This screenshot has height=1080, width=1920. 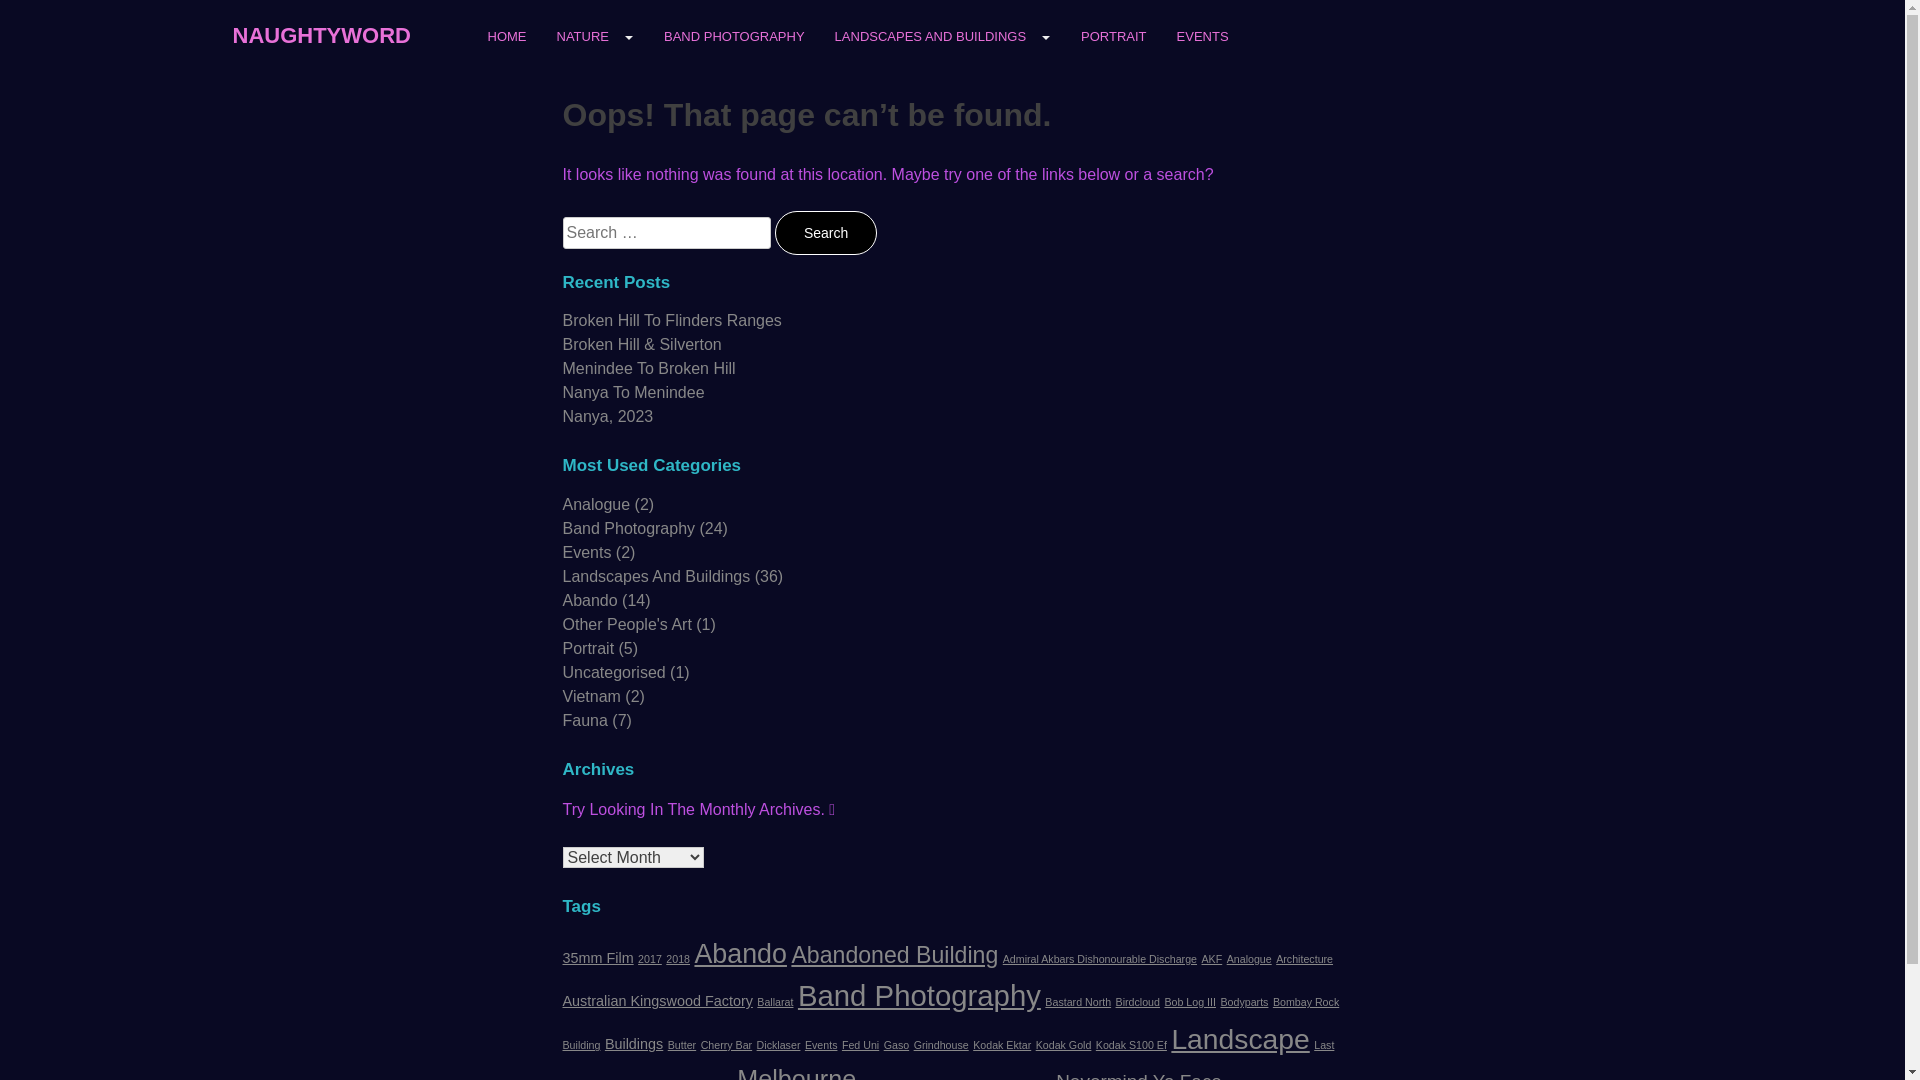 What do you see at coordinates (773, 1002) in the screenshot?
I see `'Ballarat'` at bounding box center [773, 1002].